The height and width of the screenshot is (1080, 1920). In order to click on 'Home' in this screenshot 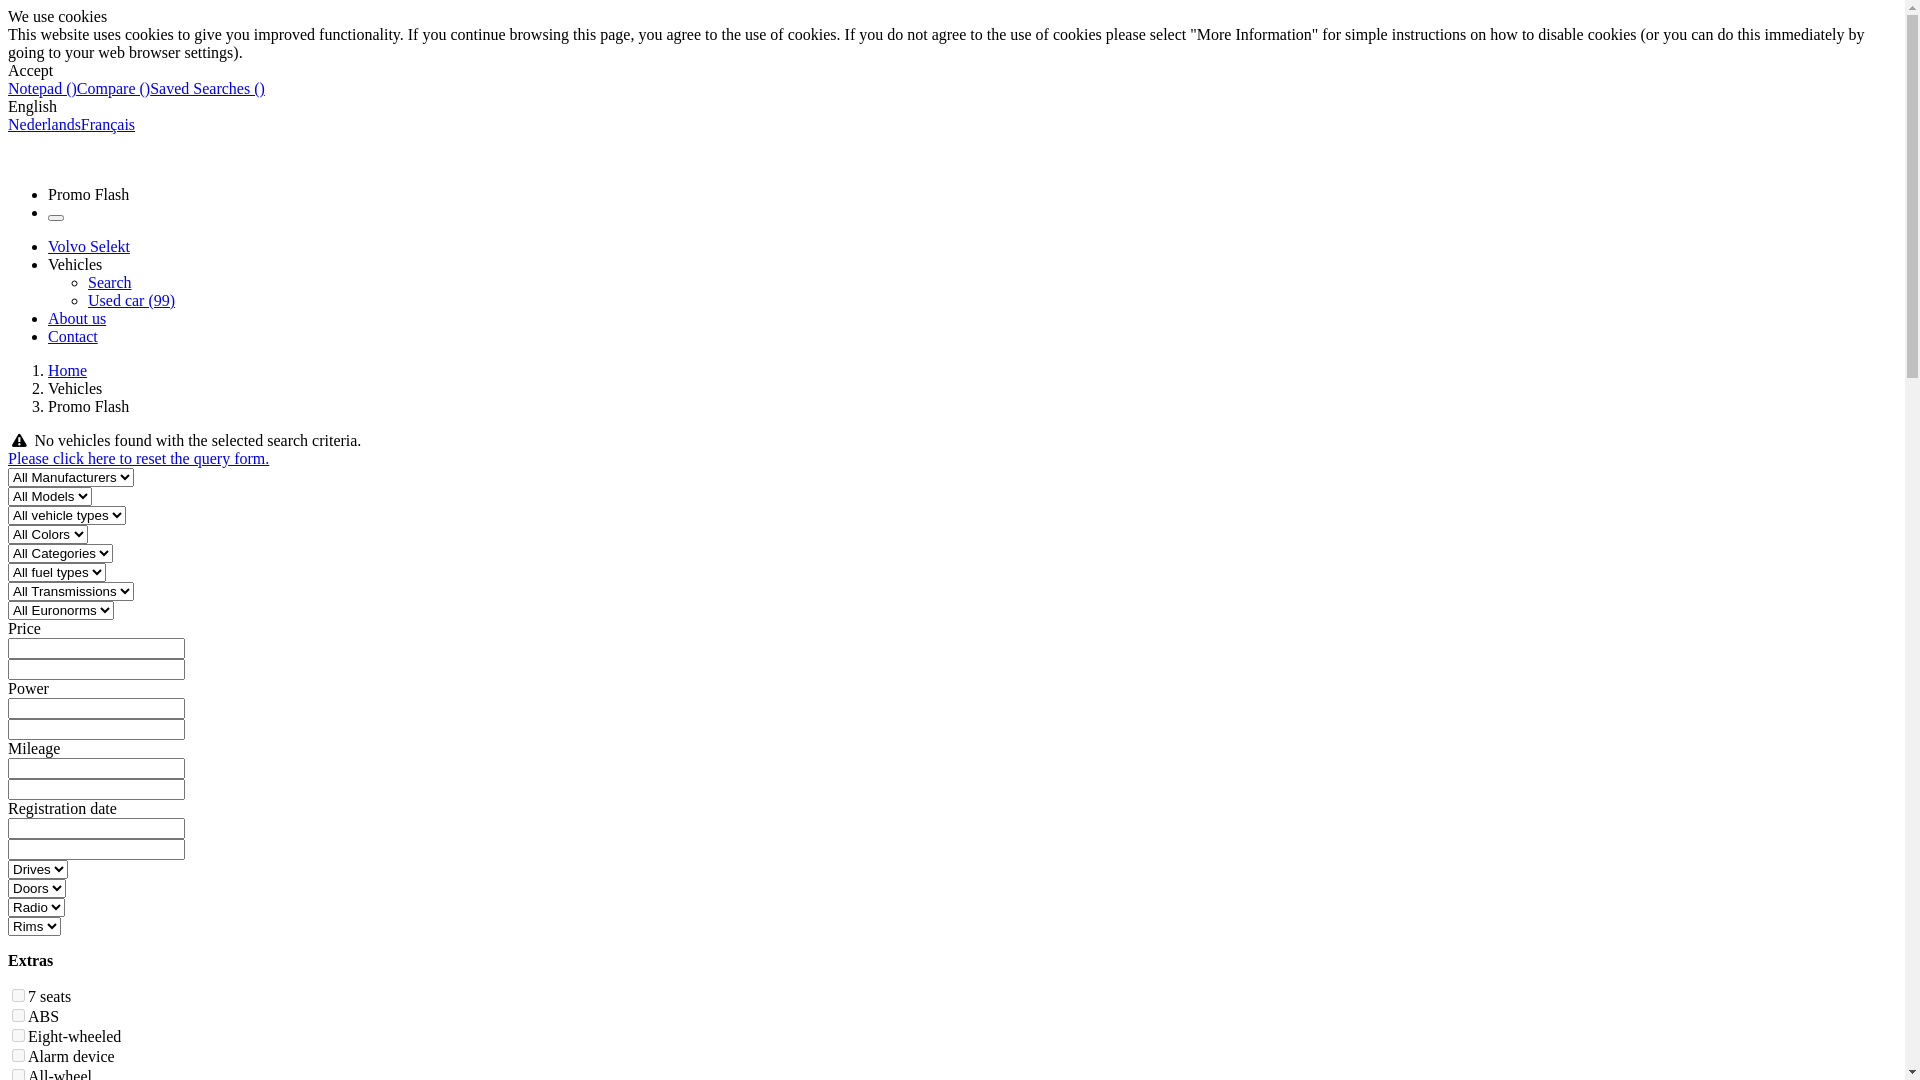, I will do `click(67, 370)`.